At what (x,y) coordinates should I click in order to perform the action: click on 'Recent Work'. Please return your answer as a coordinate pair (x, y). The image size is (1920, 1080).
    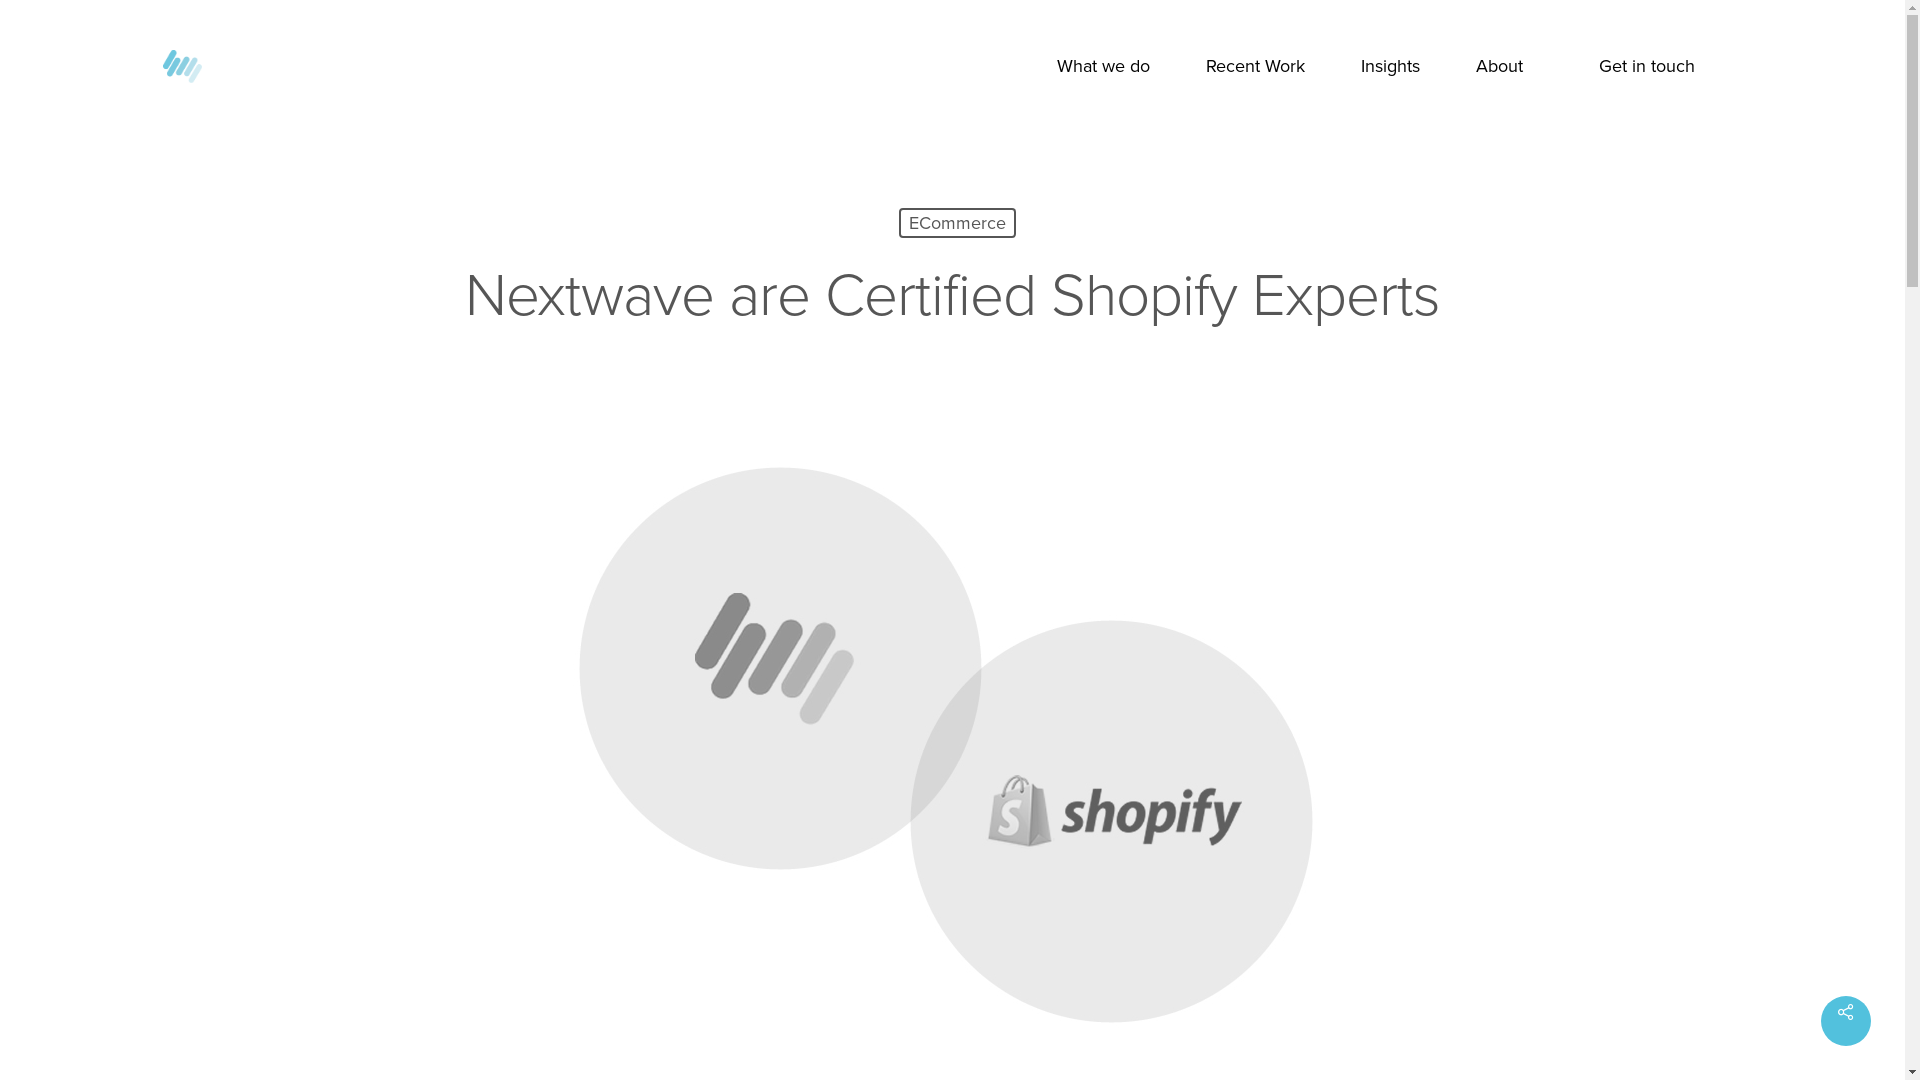
    Looking at the image, I should click on (1254, 65).